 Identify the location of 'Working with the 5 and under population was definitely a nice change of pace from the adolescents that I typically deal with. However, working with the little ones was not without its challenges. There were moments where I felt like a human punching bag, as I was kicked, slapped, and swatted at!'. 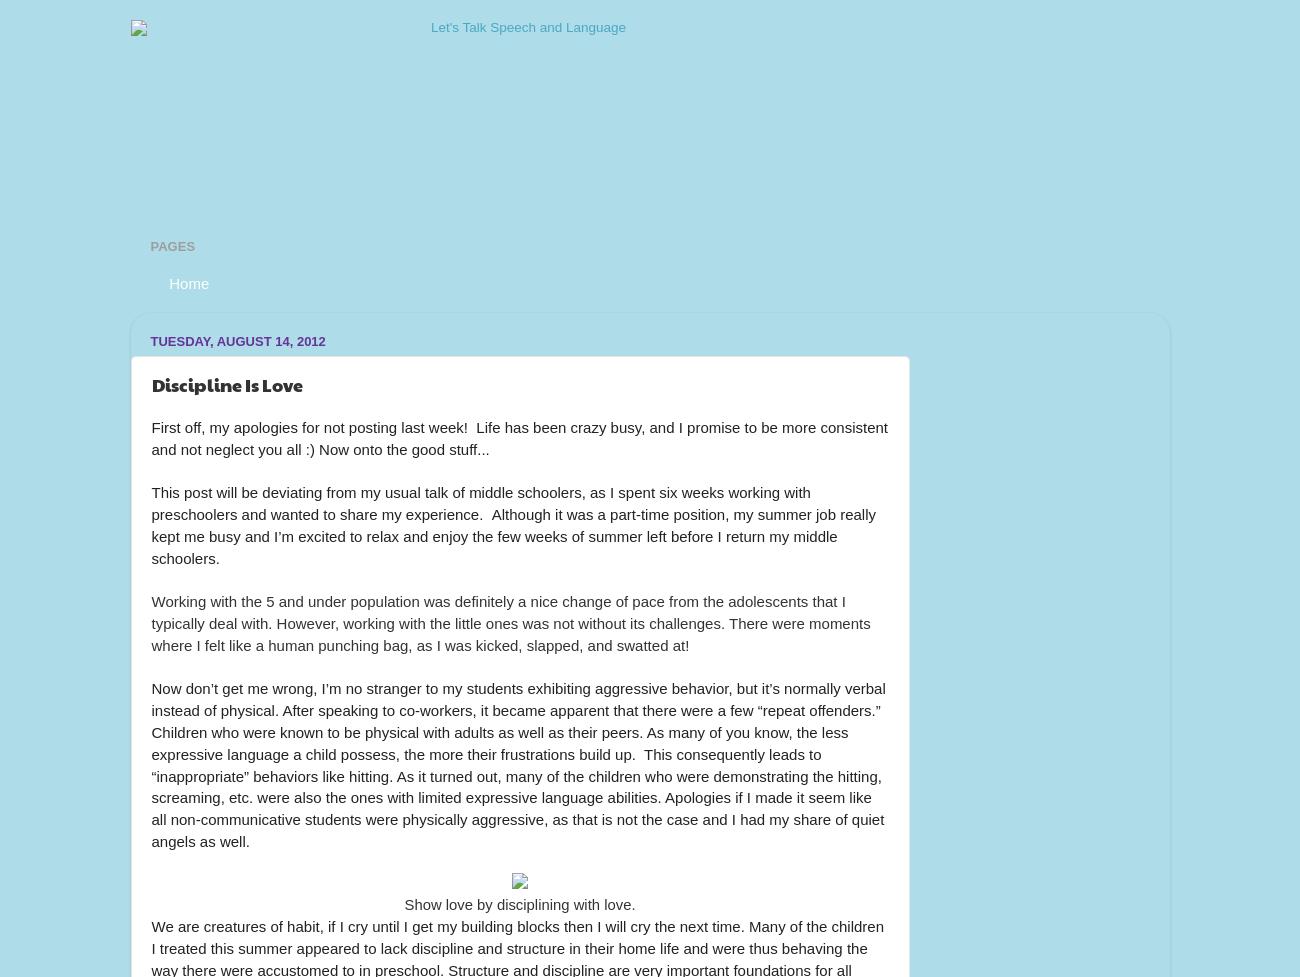
(150, 622).